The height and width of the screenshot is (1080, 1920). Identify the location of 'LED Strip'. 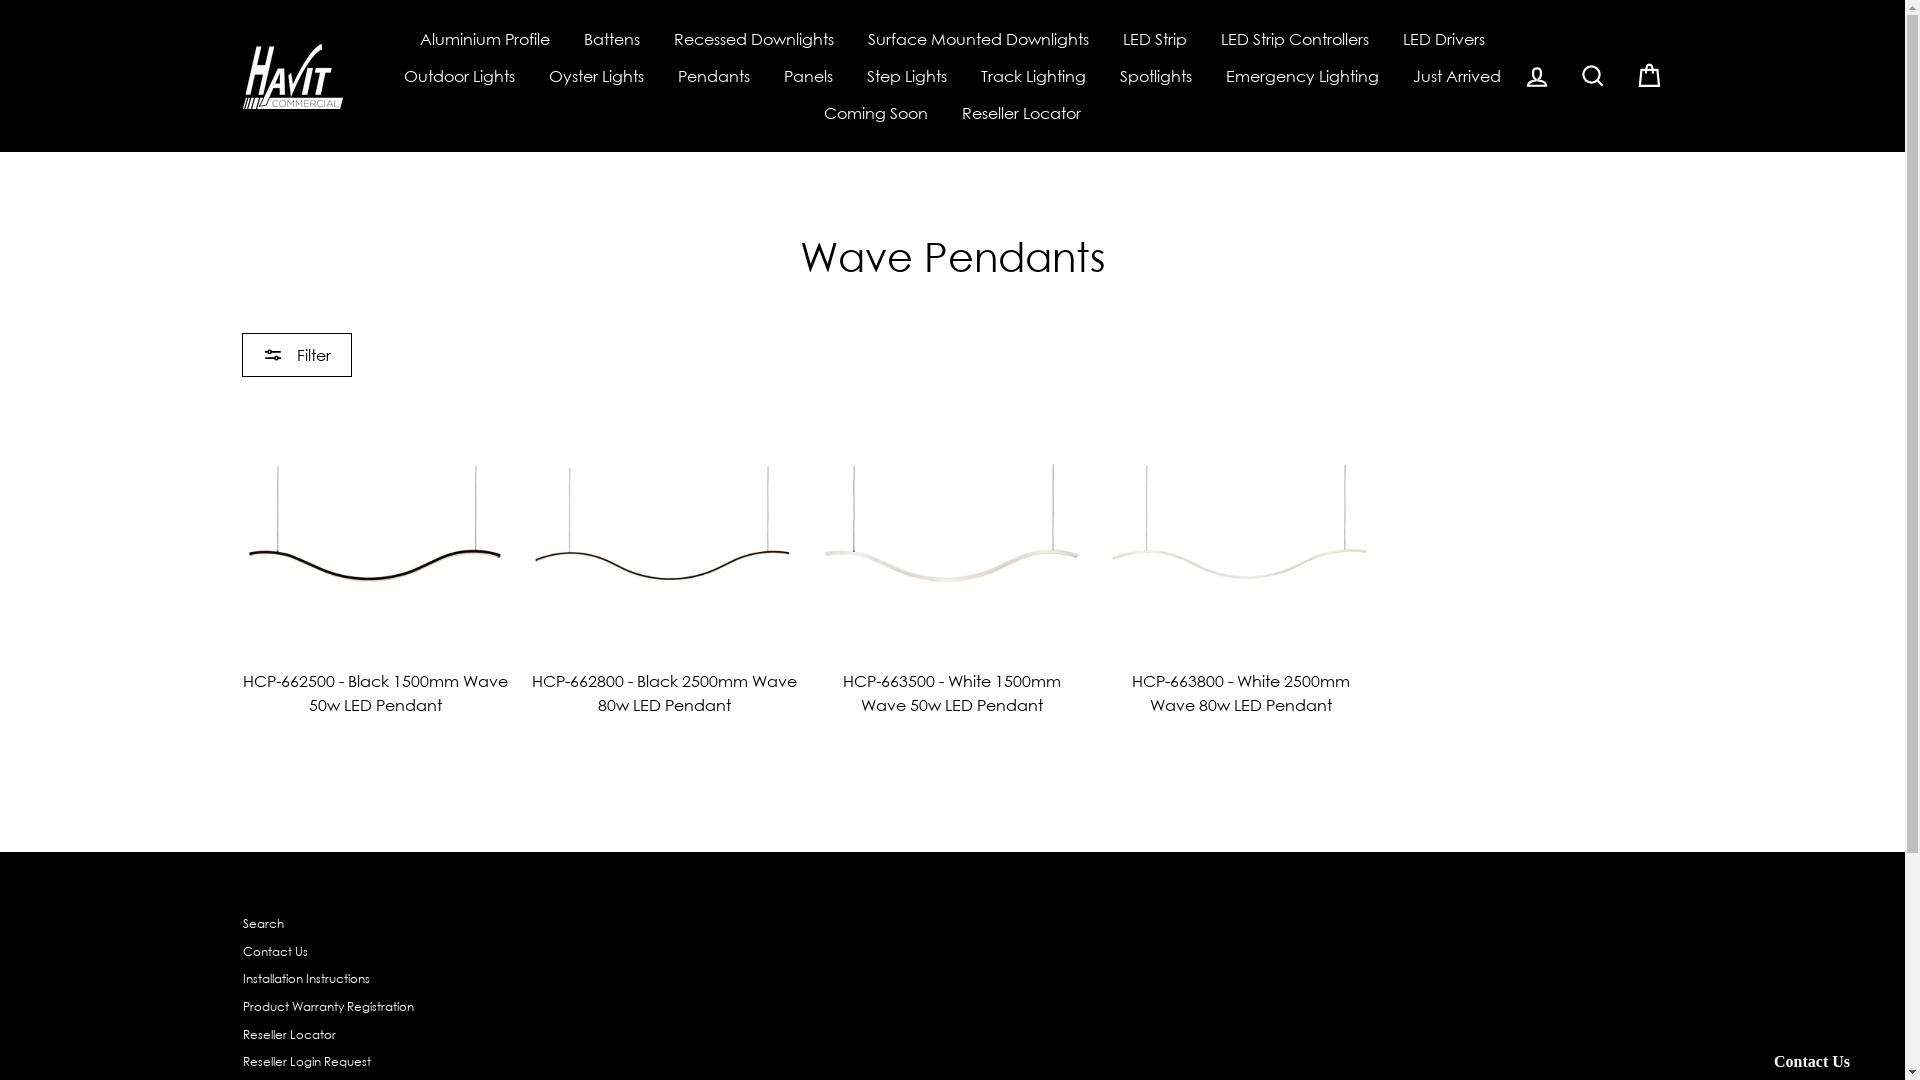
(1155, 38).